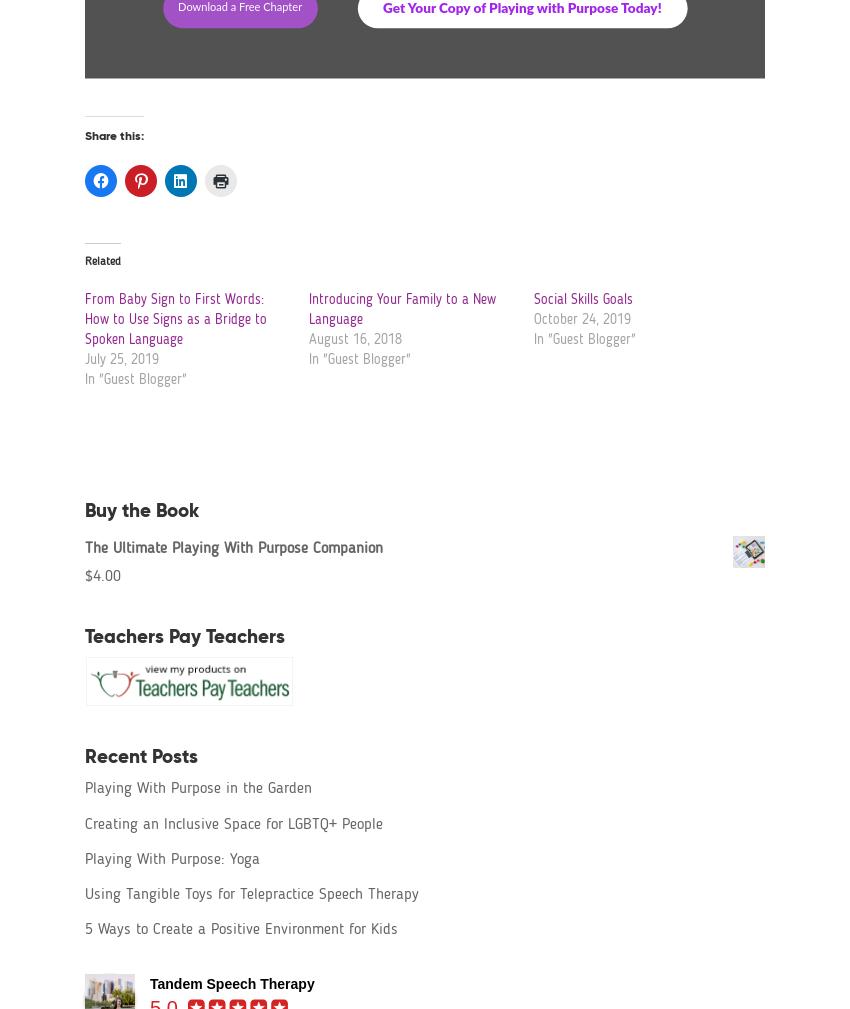  What do you see at coordinates (197, 789) in the screenshot?
I see `'Playing With Purpose in the Garden'` at bounding box center [197, 789].